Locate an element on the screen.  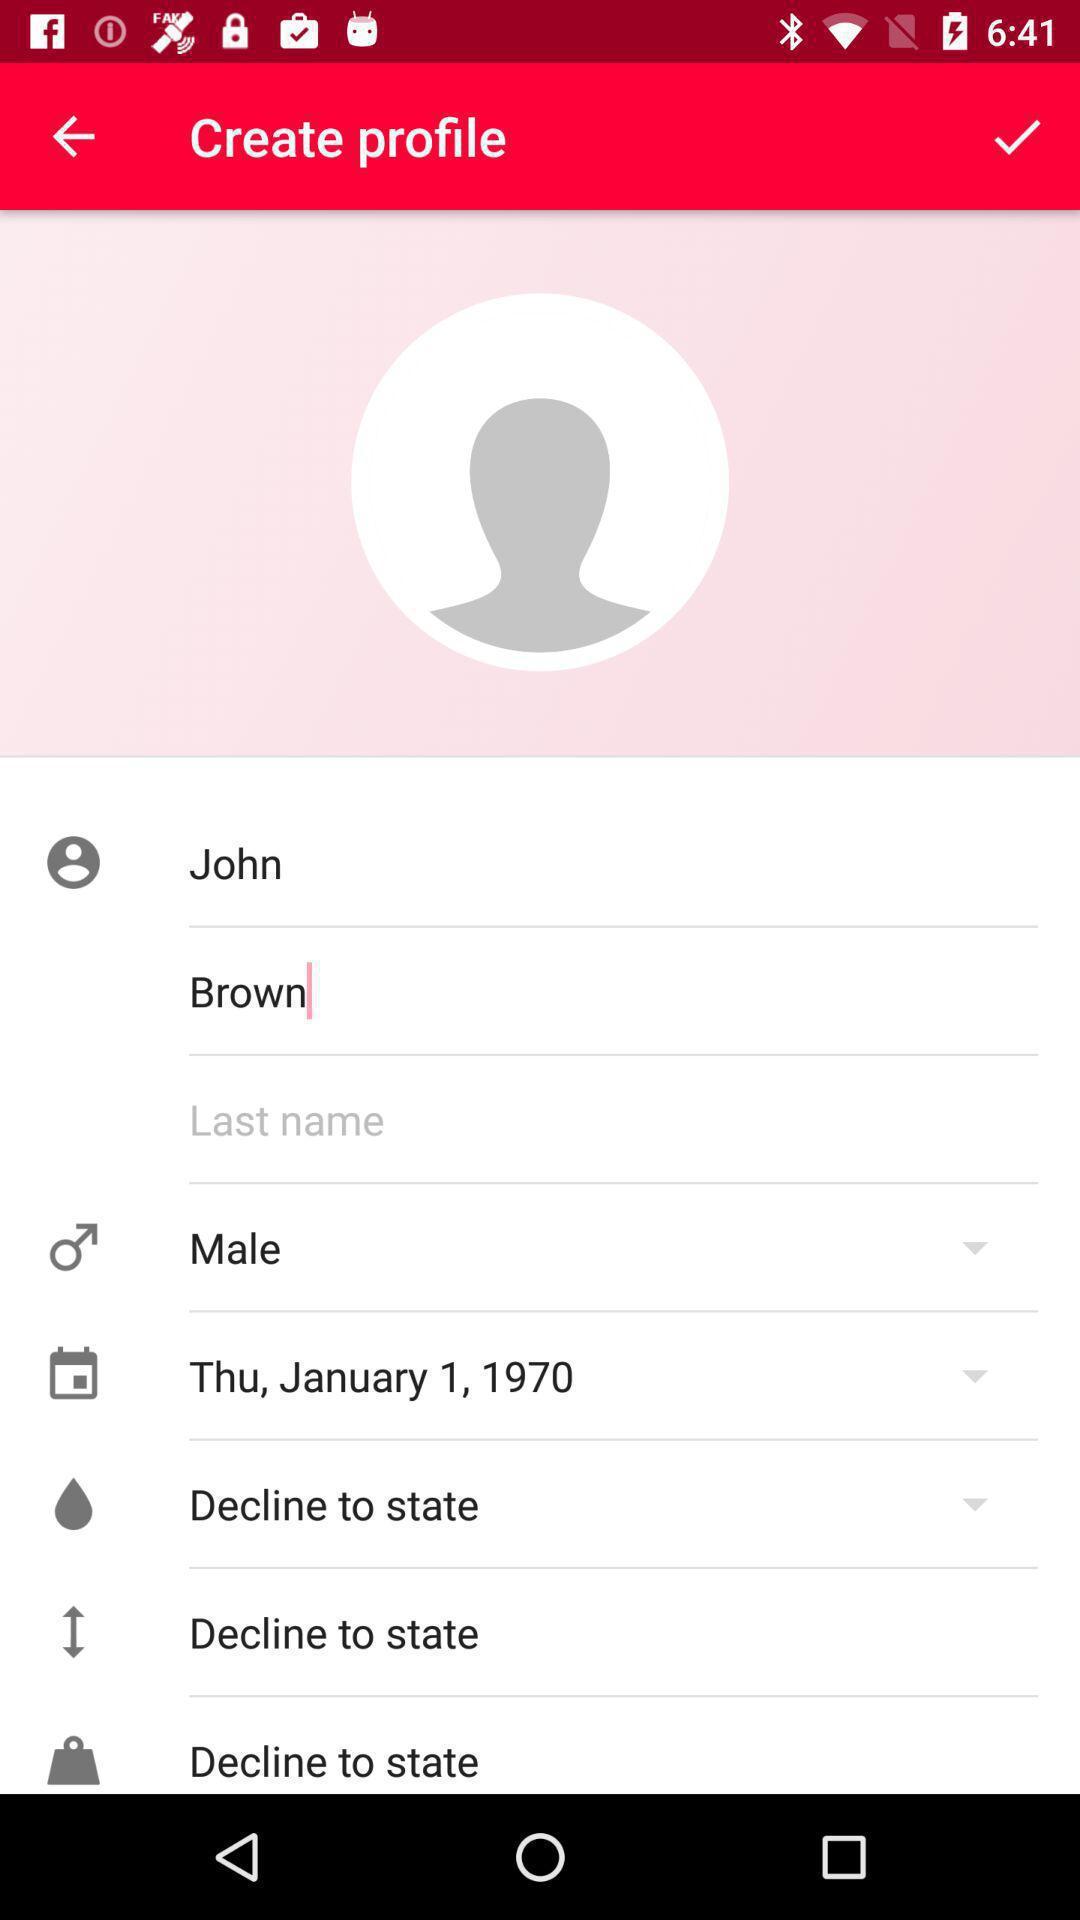
type last name in the textbox is located at coordinates (612, 1117).